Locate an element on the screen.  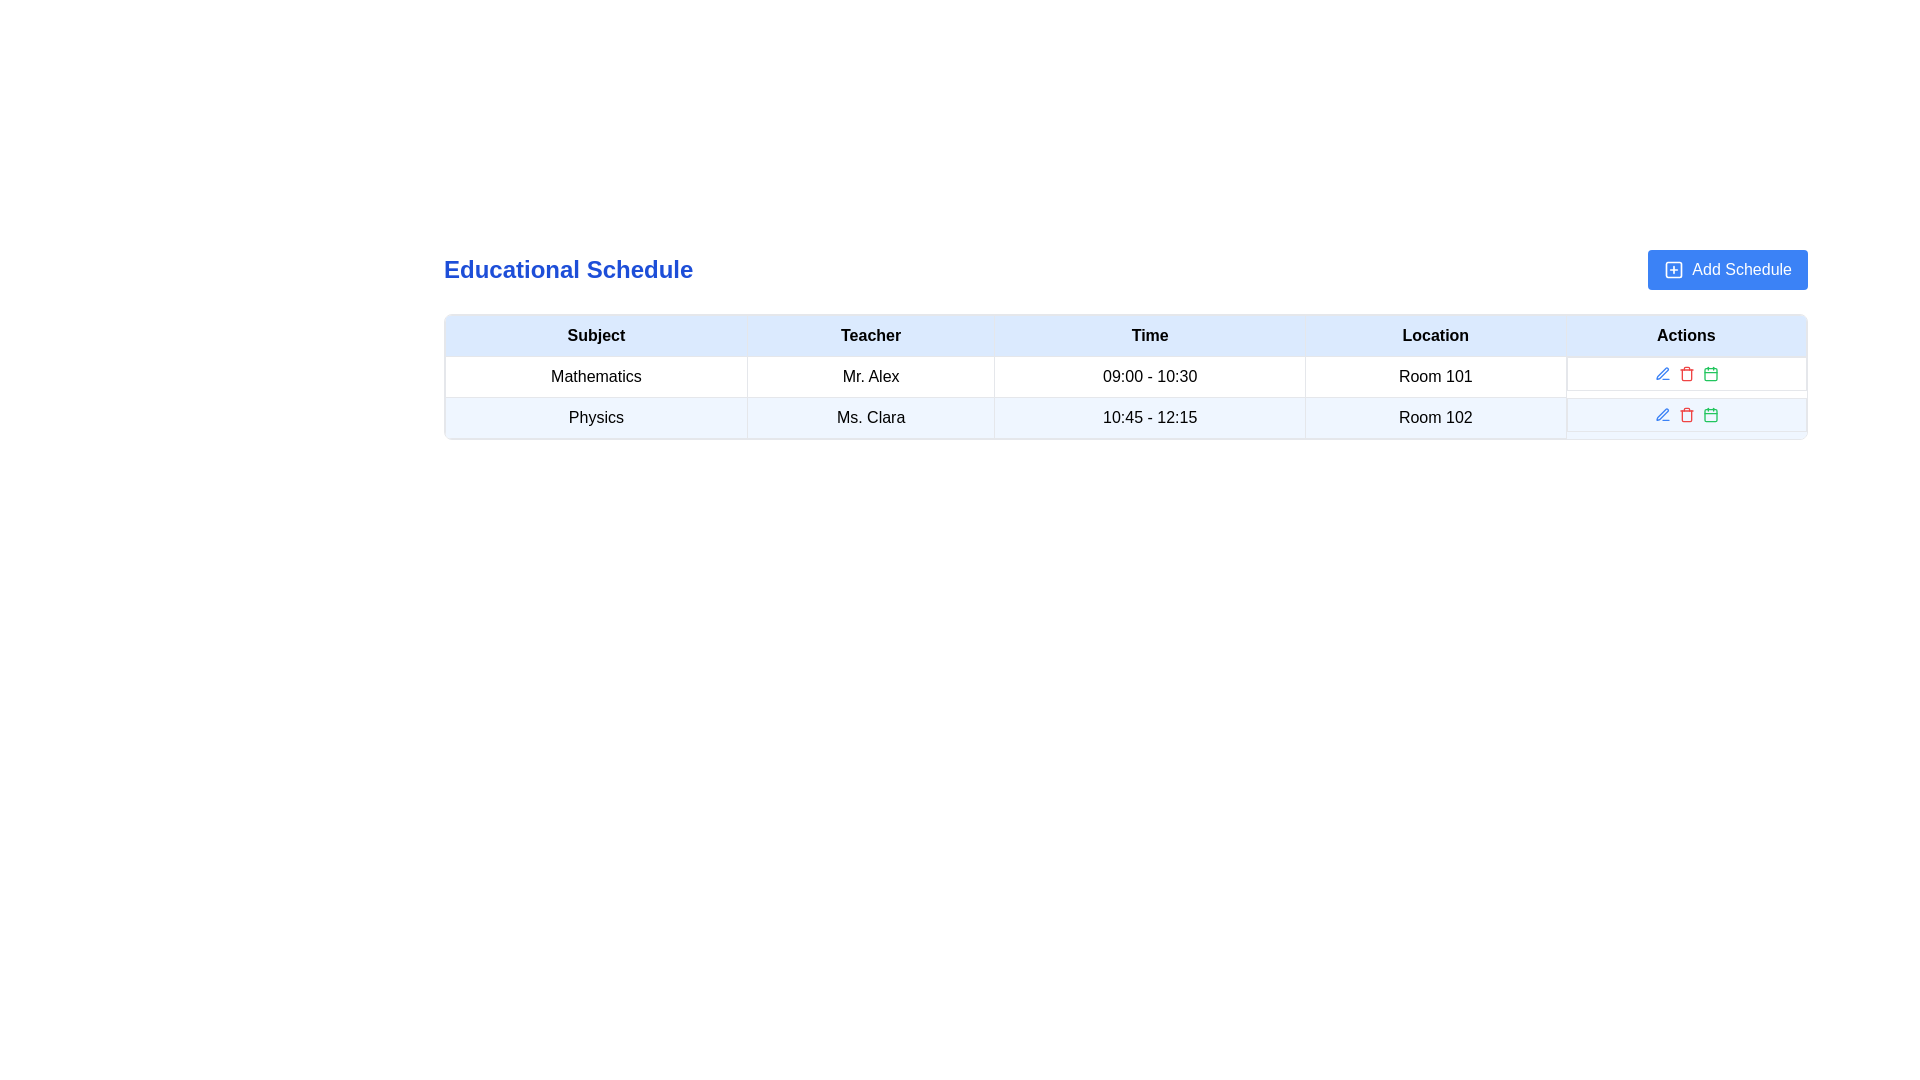
label of the table column header labeled 'Time', which is styled with a light blue background and bold black text, positioned as the third column header in a row is located at coordinates (1150, 334).